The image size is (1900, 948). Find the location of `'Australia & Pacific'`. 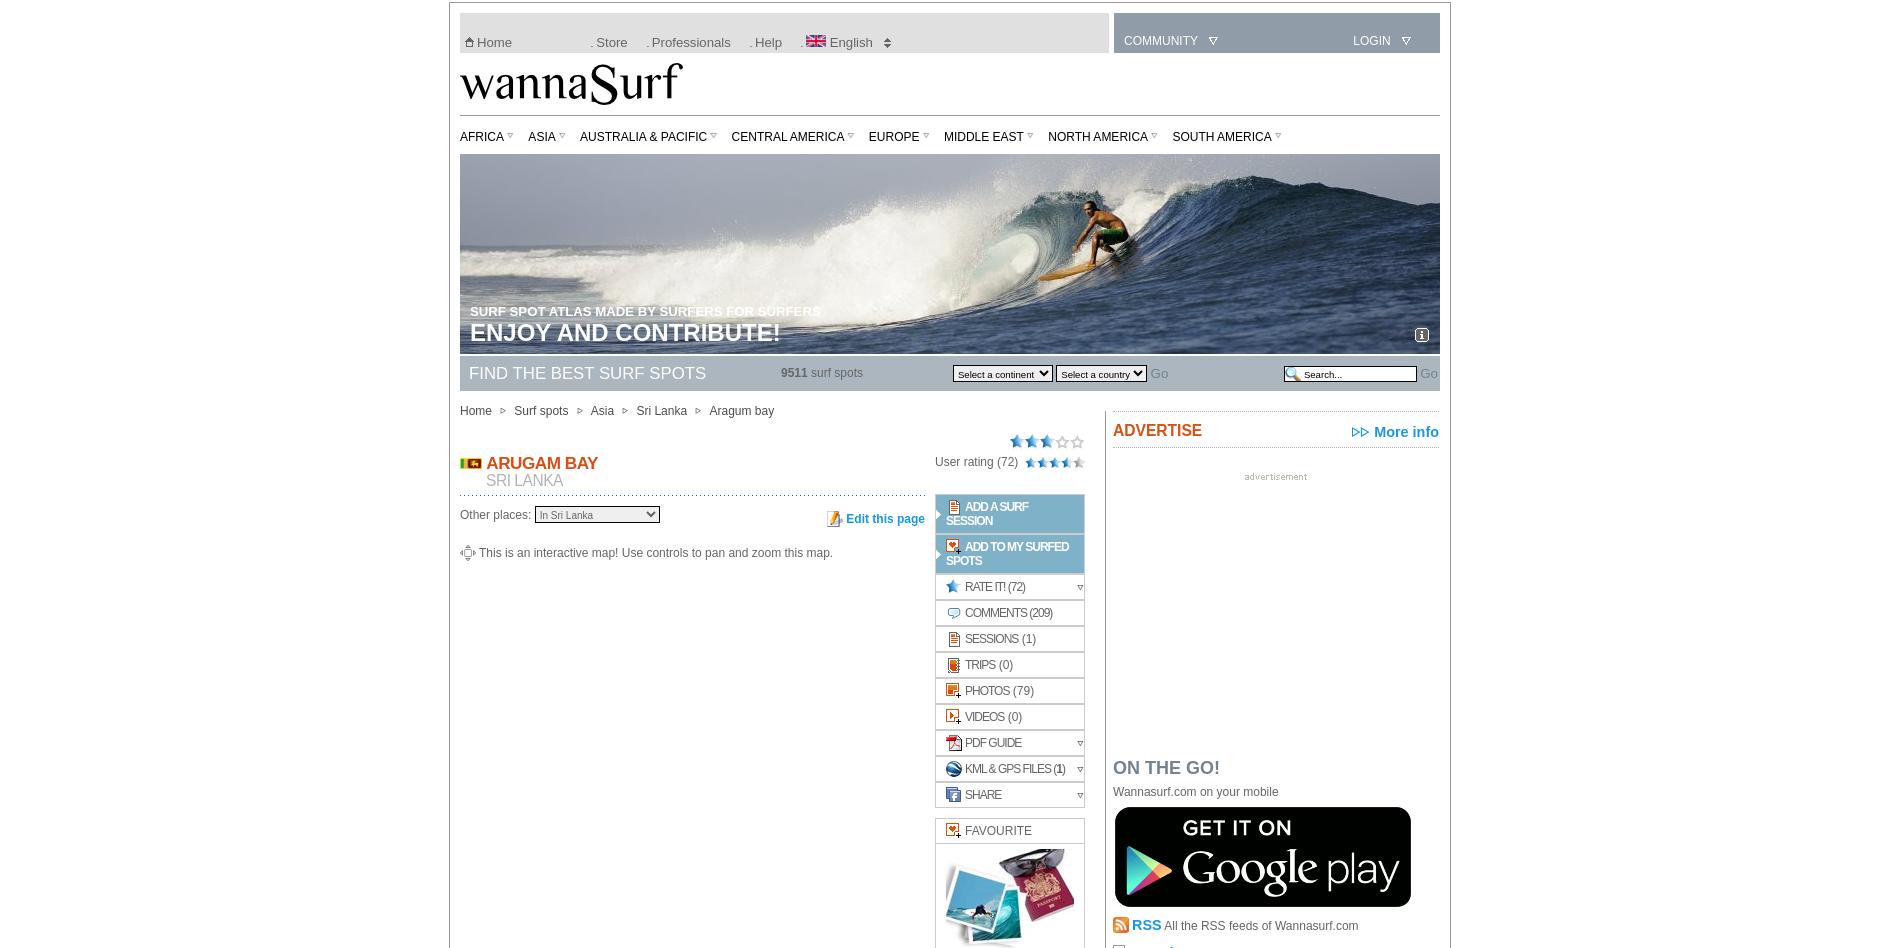

'Australia & Pacific' is located at coordinates (643, 135).